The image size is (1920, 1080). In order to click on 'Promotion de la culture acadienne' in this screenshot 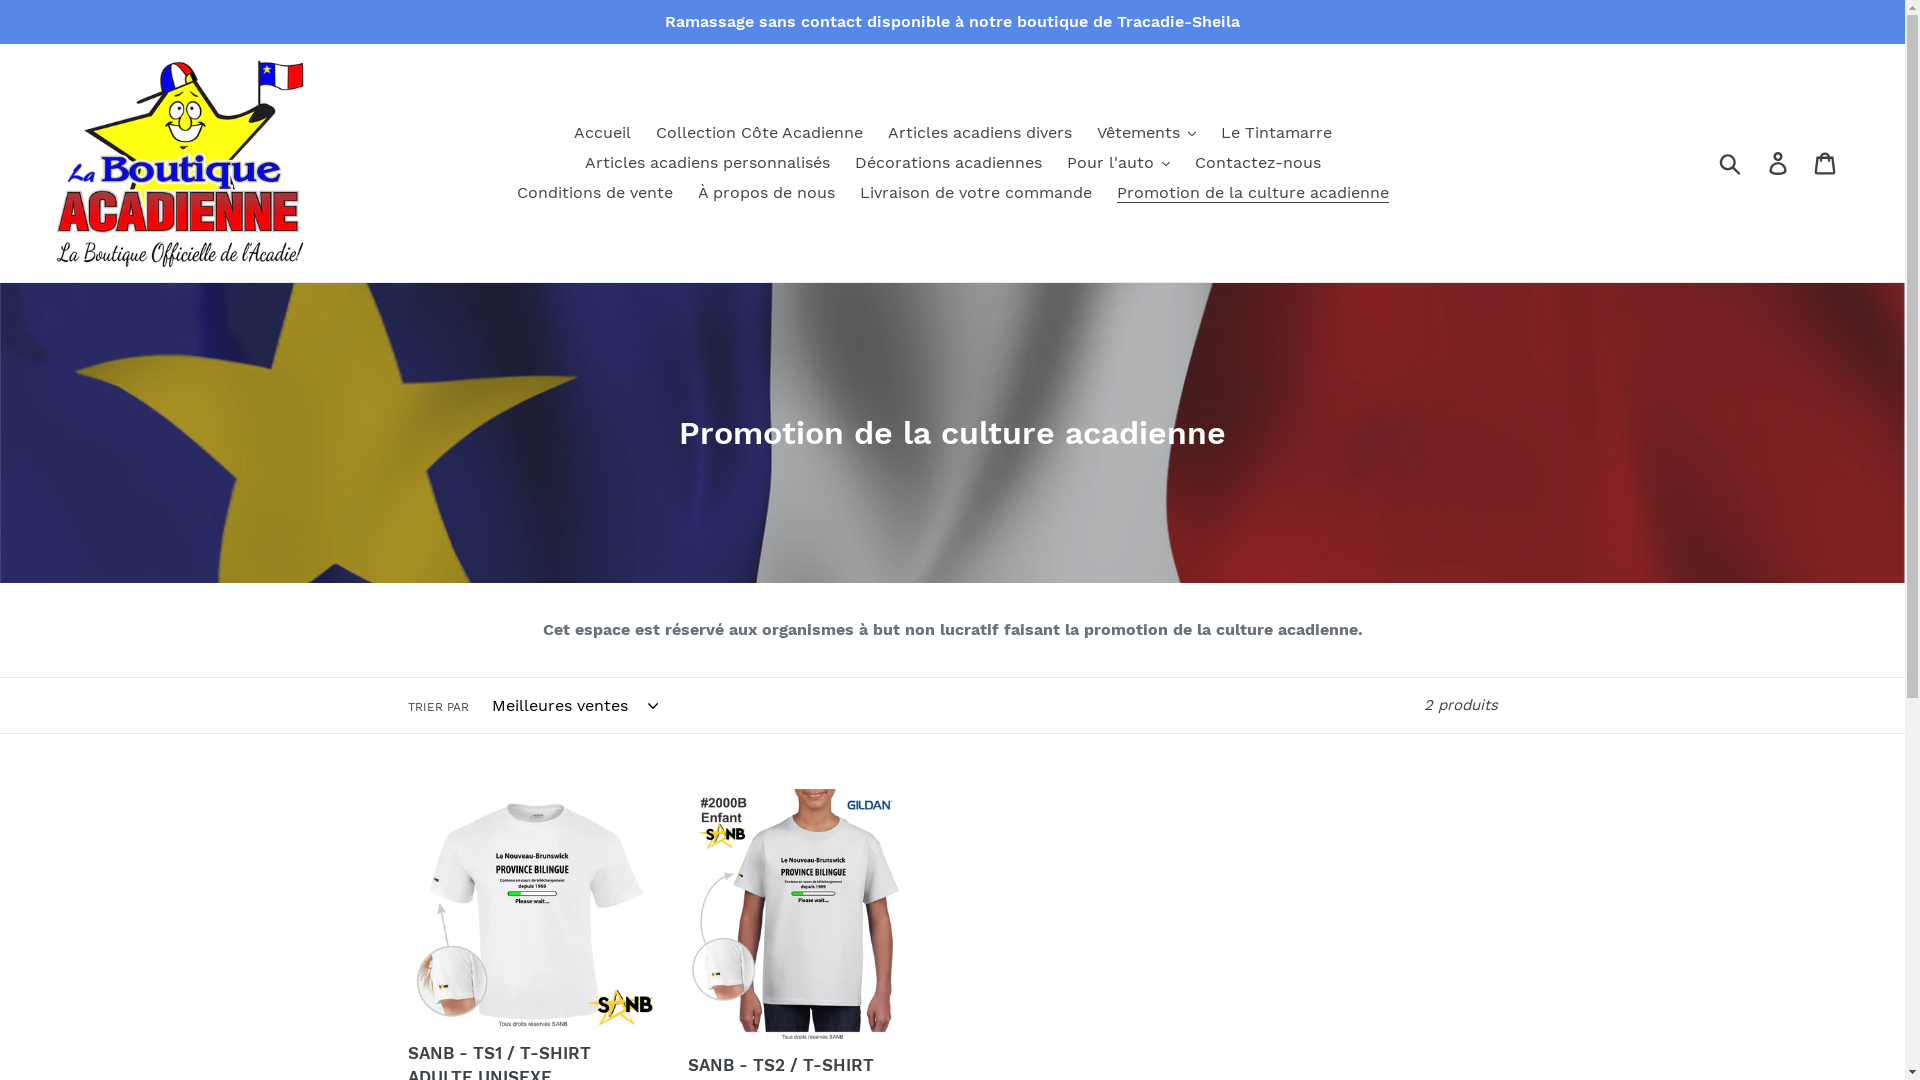, I will do `click(1251, 192)`.